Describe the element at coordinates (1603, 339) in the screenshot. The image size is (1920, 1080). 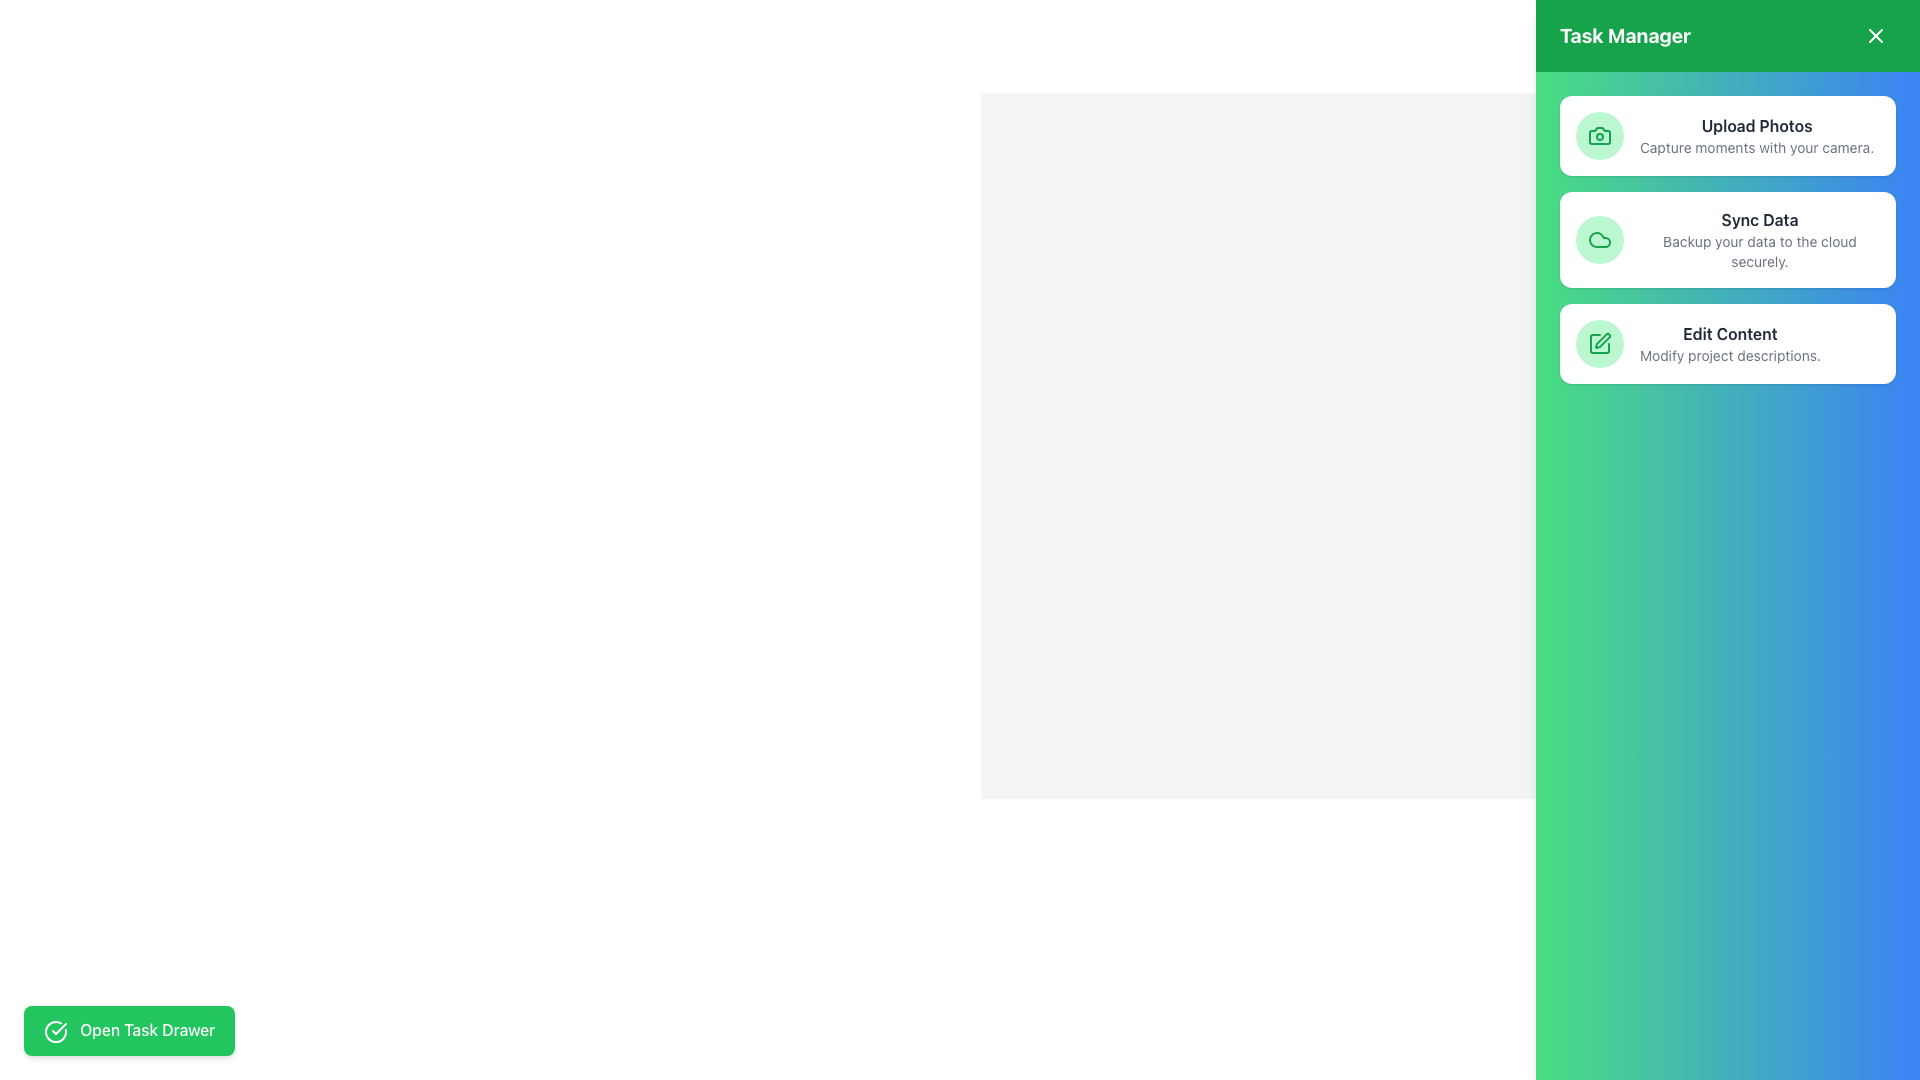
I see `the pencil icon, which is the third button in the right panel and is located under the 'Edit Content' button` at that location.